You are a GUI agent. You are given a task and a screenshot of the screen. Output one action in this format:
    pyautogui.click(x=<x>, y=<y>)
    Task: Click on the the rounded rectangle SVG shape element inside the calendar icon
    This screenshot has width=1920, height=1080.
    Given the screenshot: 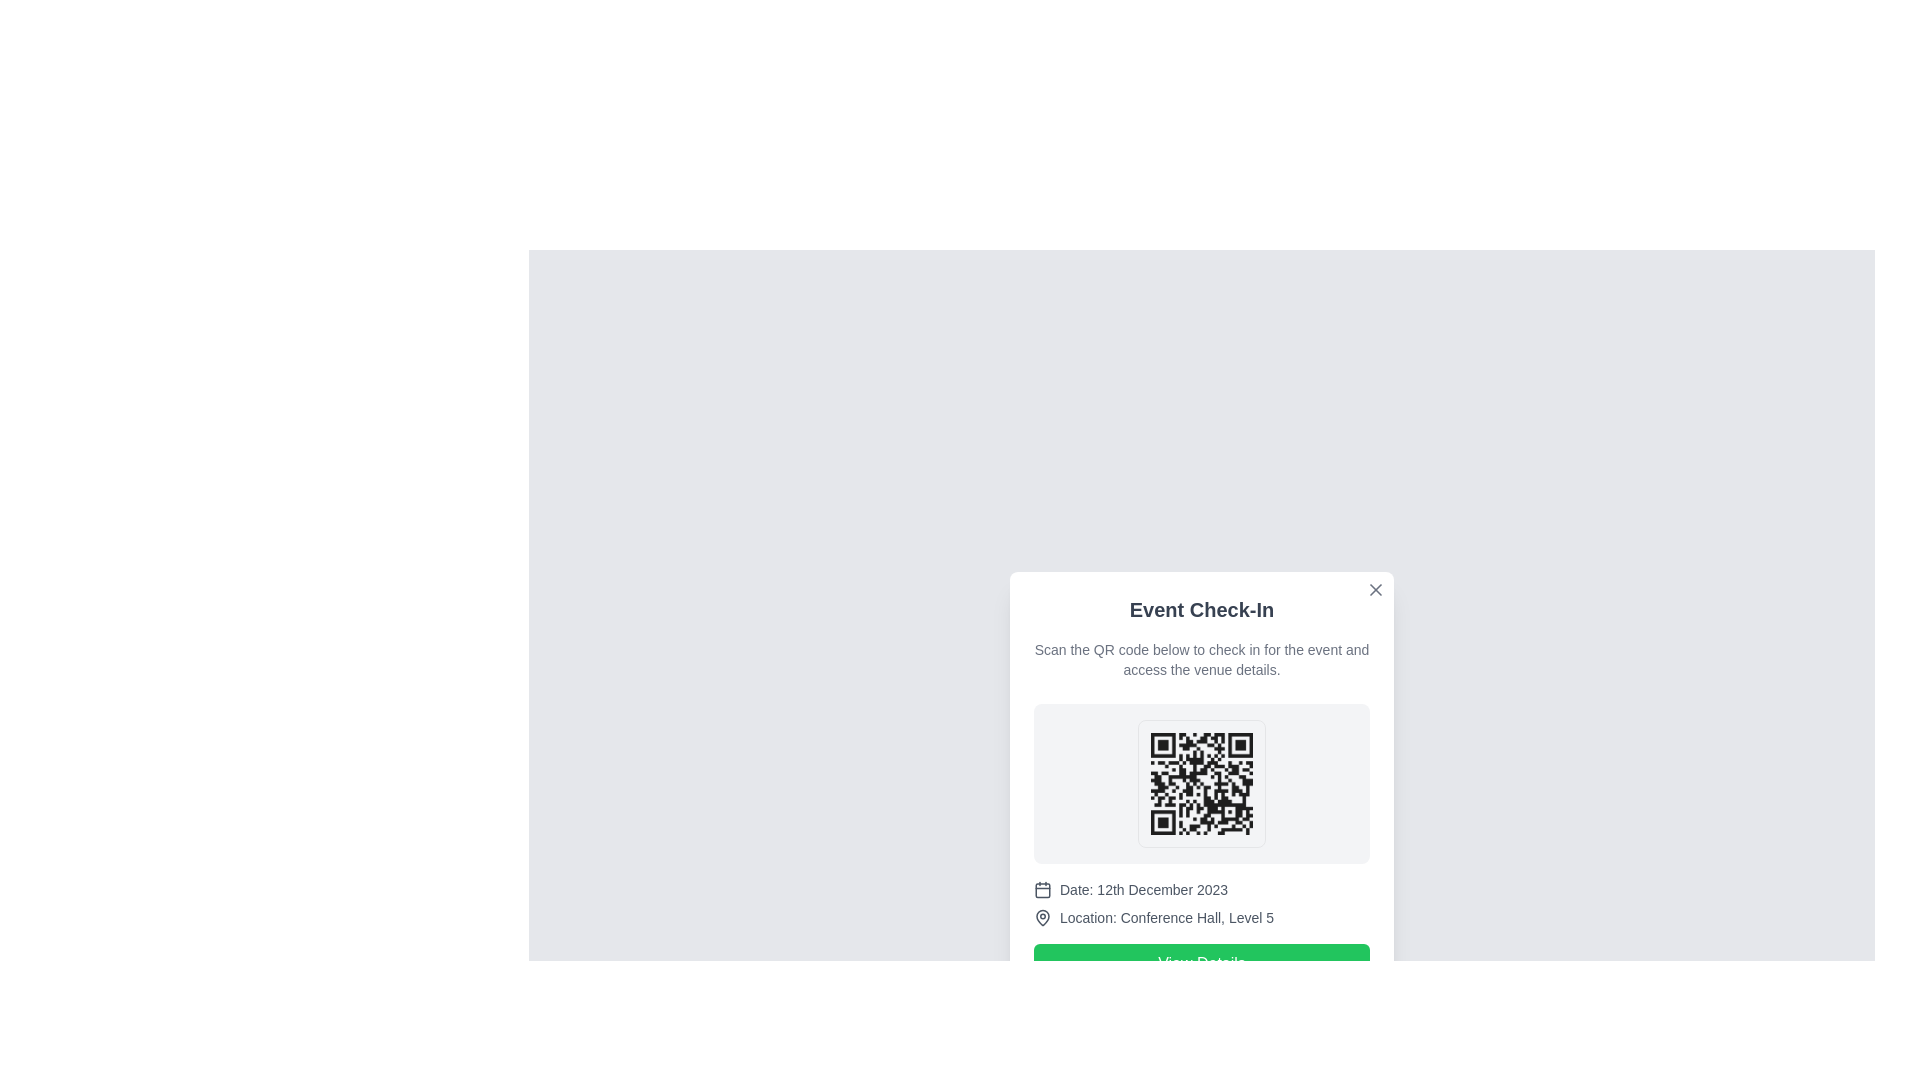 What is the action you would take?
    pyautogui.click(x=1041, y=889)
    